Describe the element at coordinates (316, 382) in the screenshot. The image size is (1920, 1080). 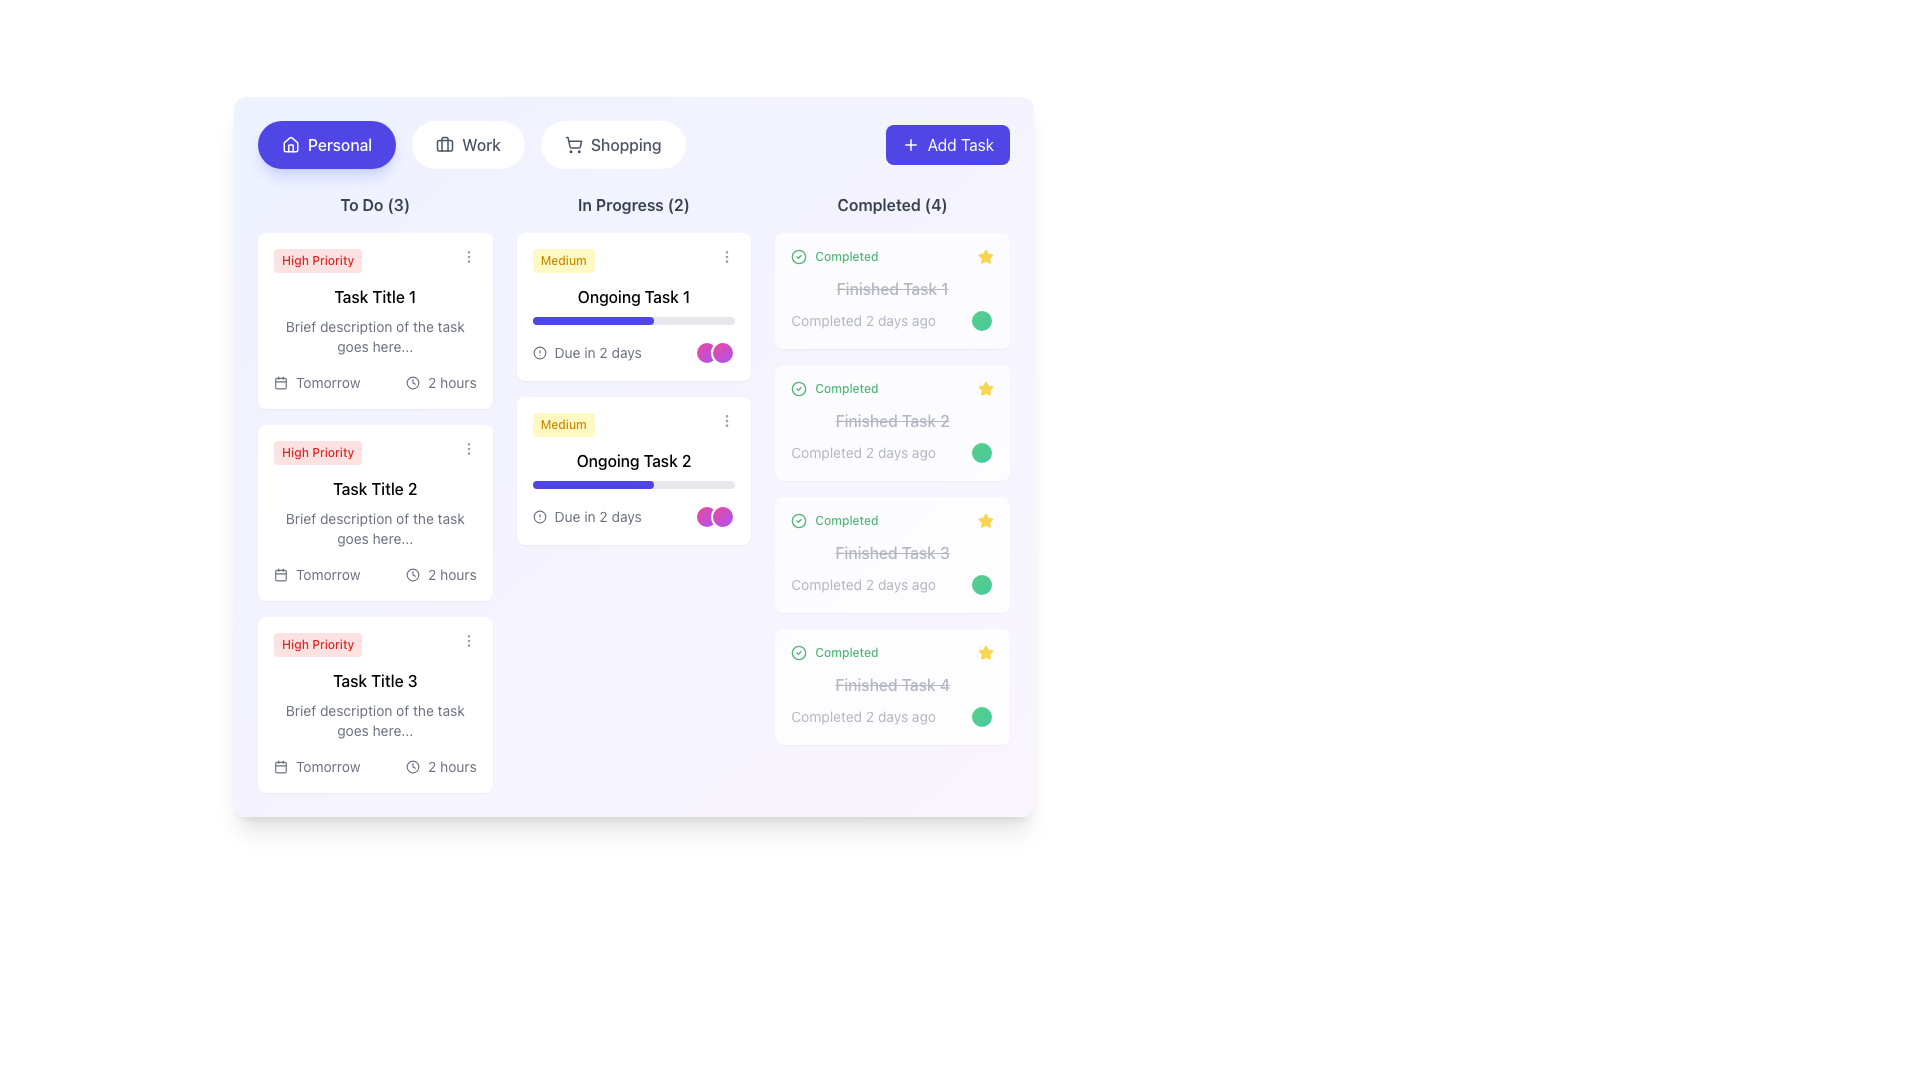
I see `the static informational label in the 'To Do' section that indicates the scheduled date for 'Tomorrow' with an accompanying duration of '2 hours'` at that location.